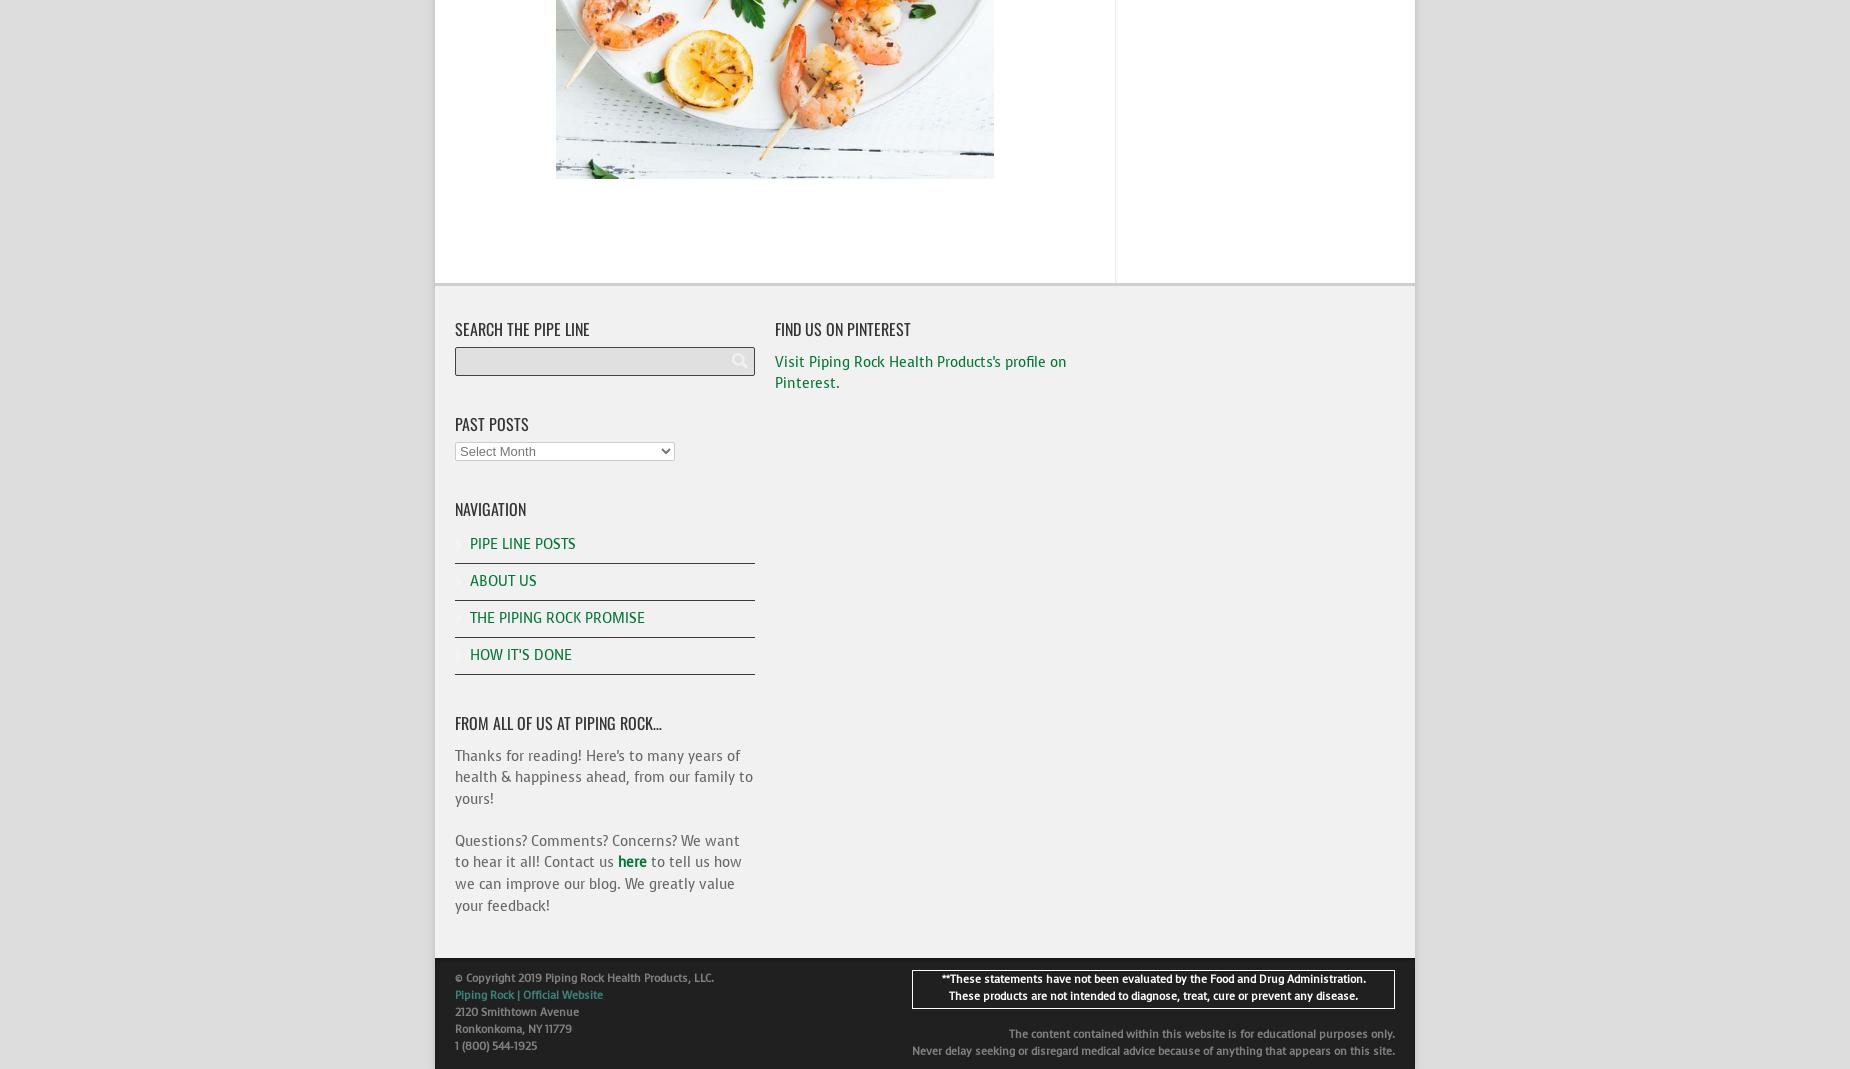 This screenshot has width=1850, height=1069. Describe the element at coordinates (491, 423) in the screenshot. I see `'PAST POSTS'` at that location.